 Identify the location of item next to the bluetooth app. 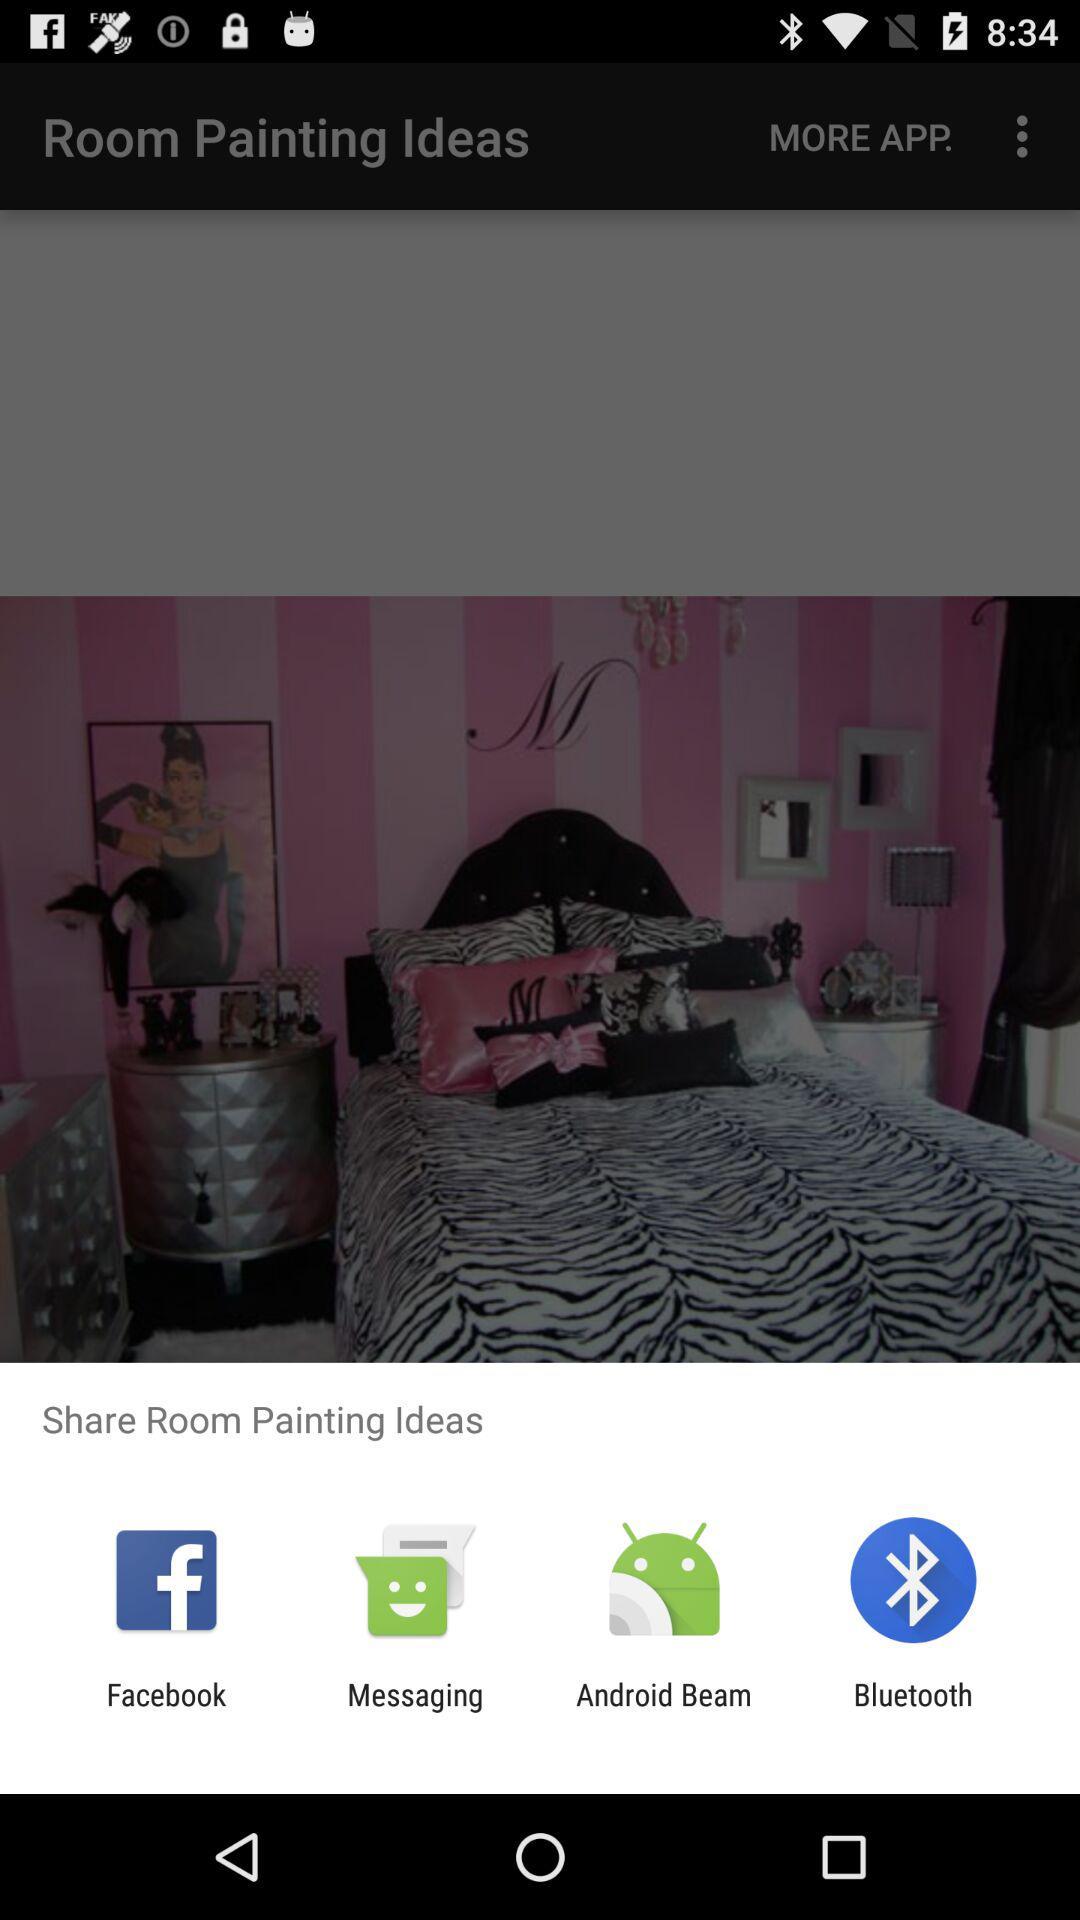
(664, 1711).